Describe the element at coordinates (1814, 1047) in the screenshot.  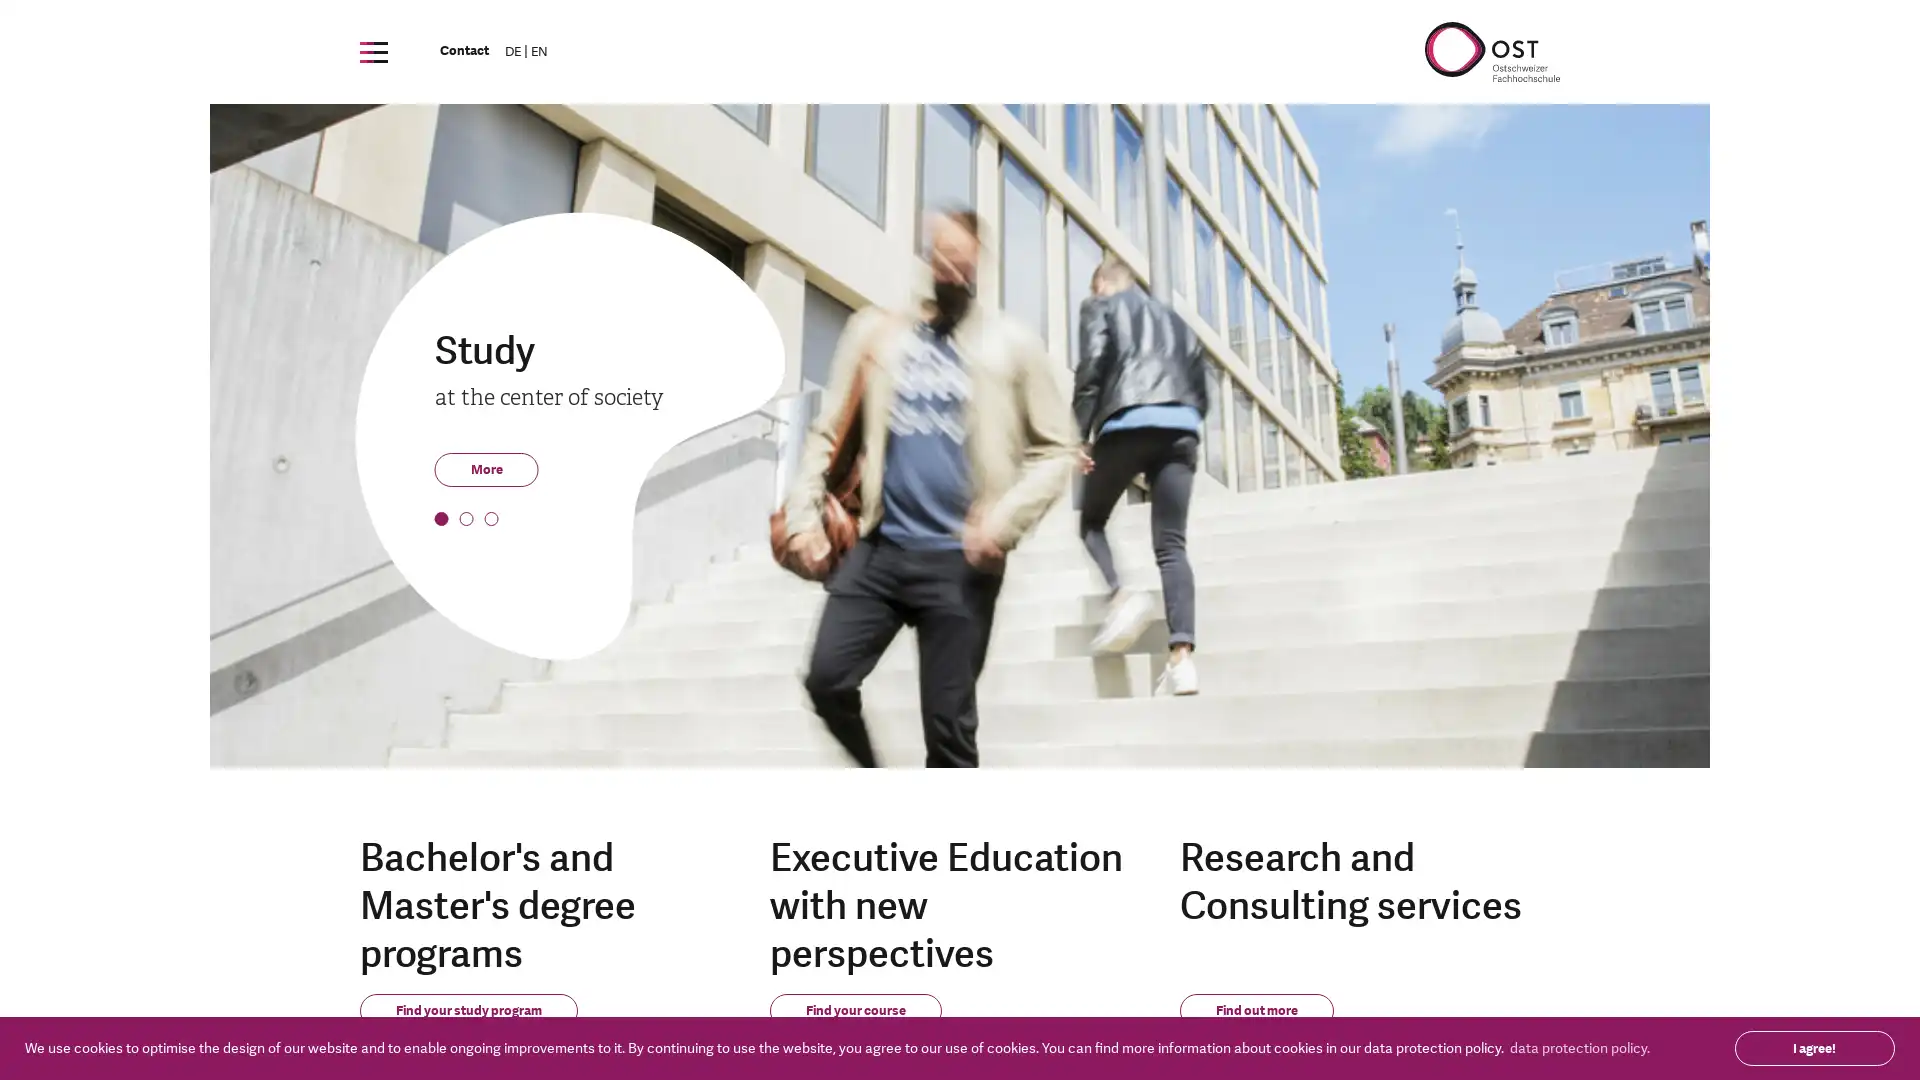
I see `dismiss cookie message` at that location.